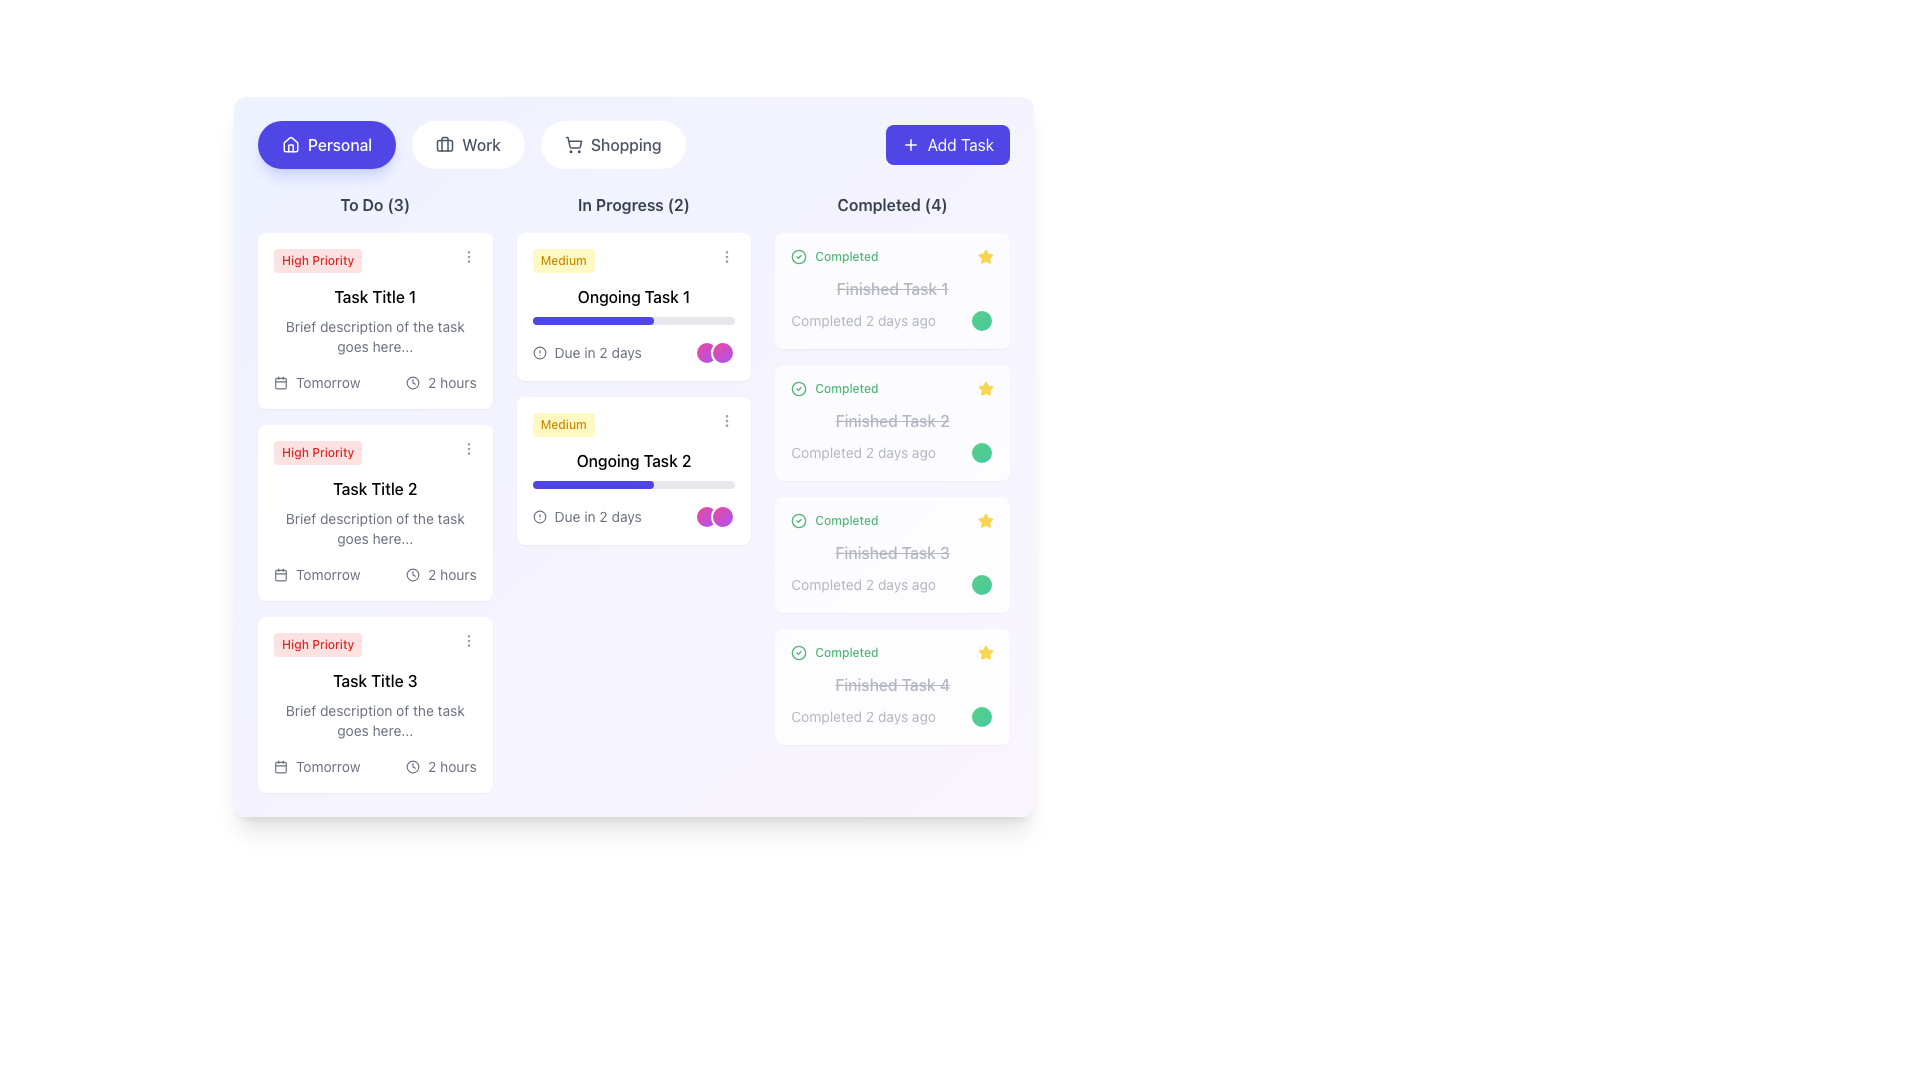 Image resolution: width=1920 pixels, height=1080 pixels. What do you see at coordinates (707, 352) in the screenshot?
I see `the leftmost circular icon indicating progress in the 'Ongoing Task 1' card` at bounding box center [707, 352].